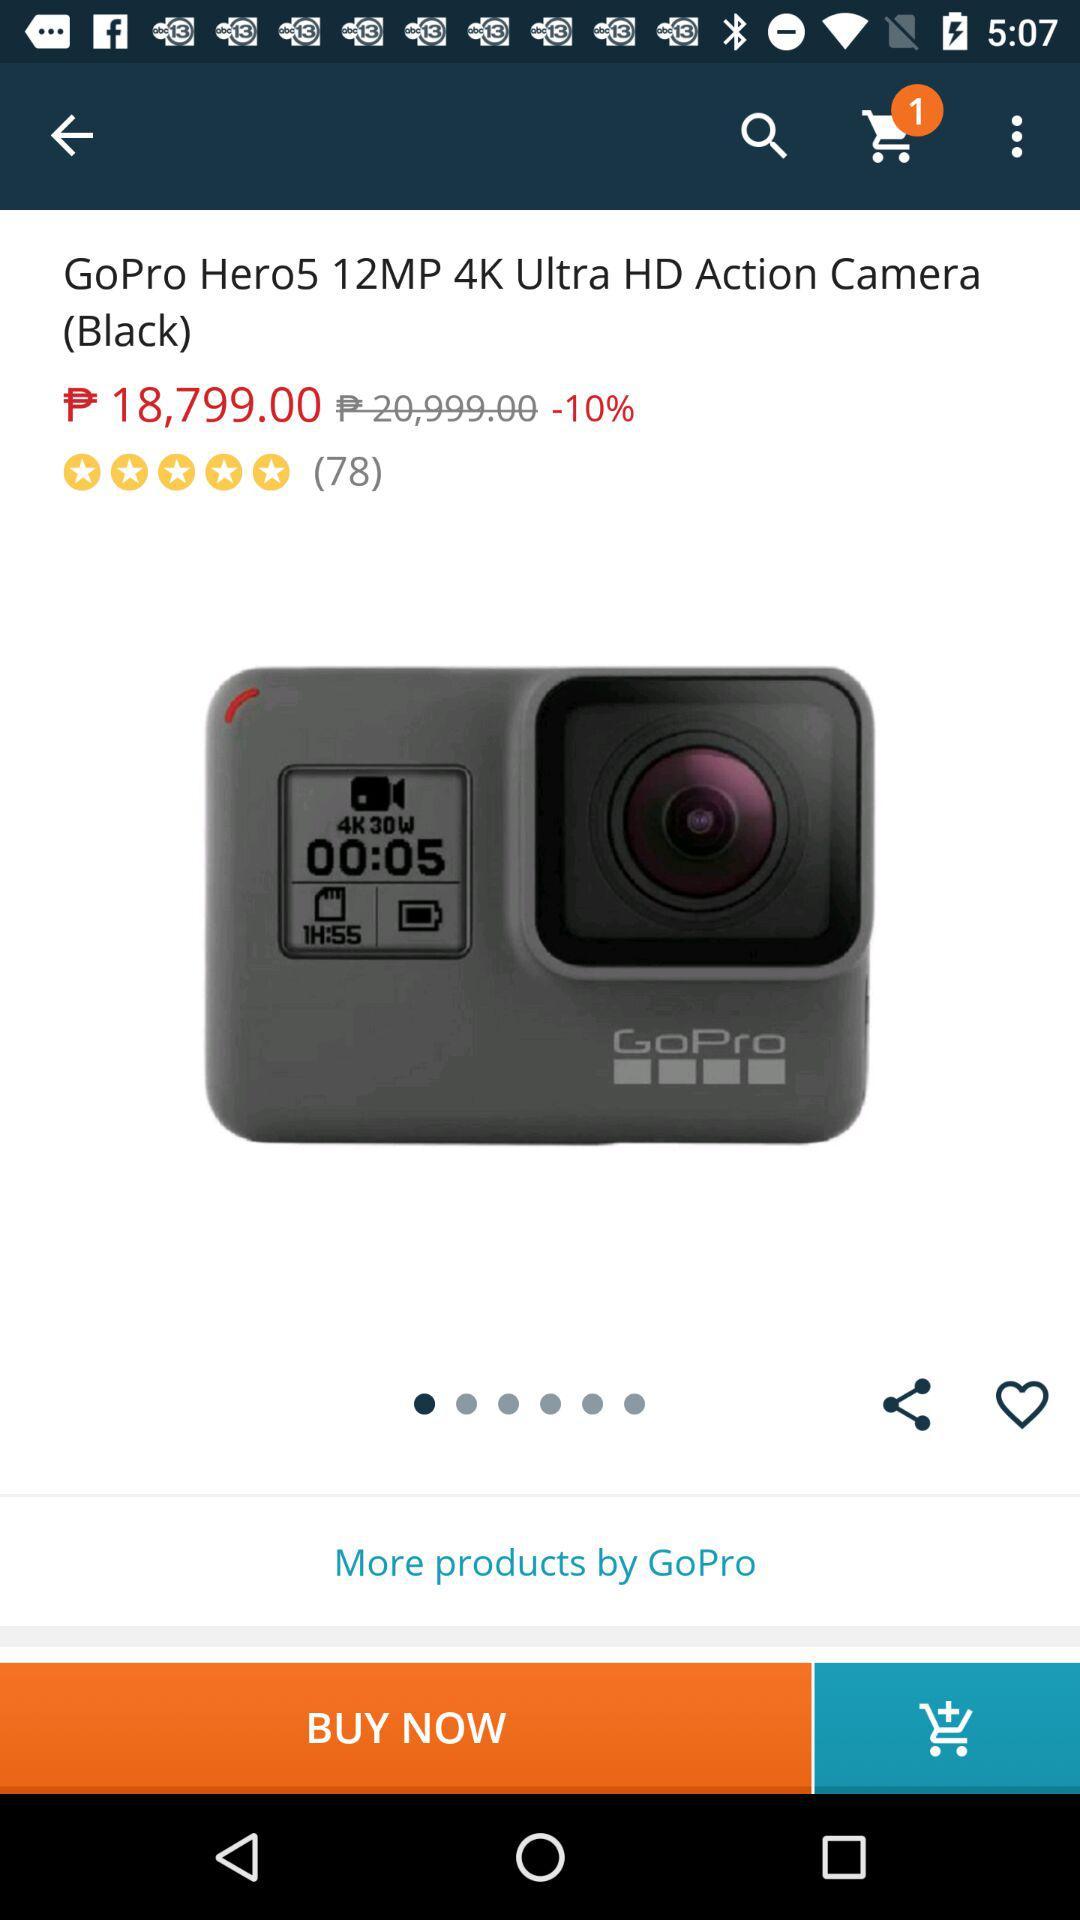 This screenshot has height=1920, width=1080. I want to click on back button, so click(72, 135).